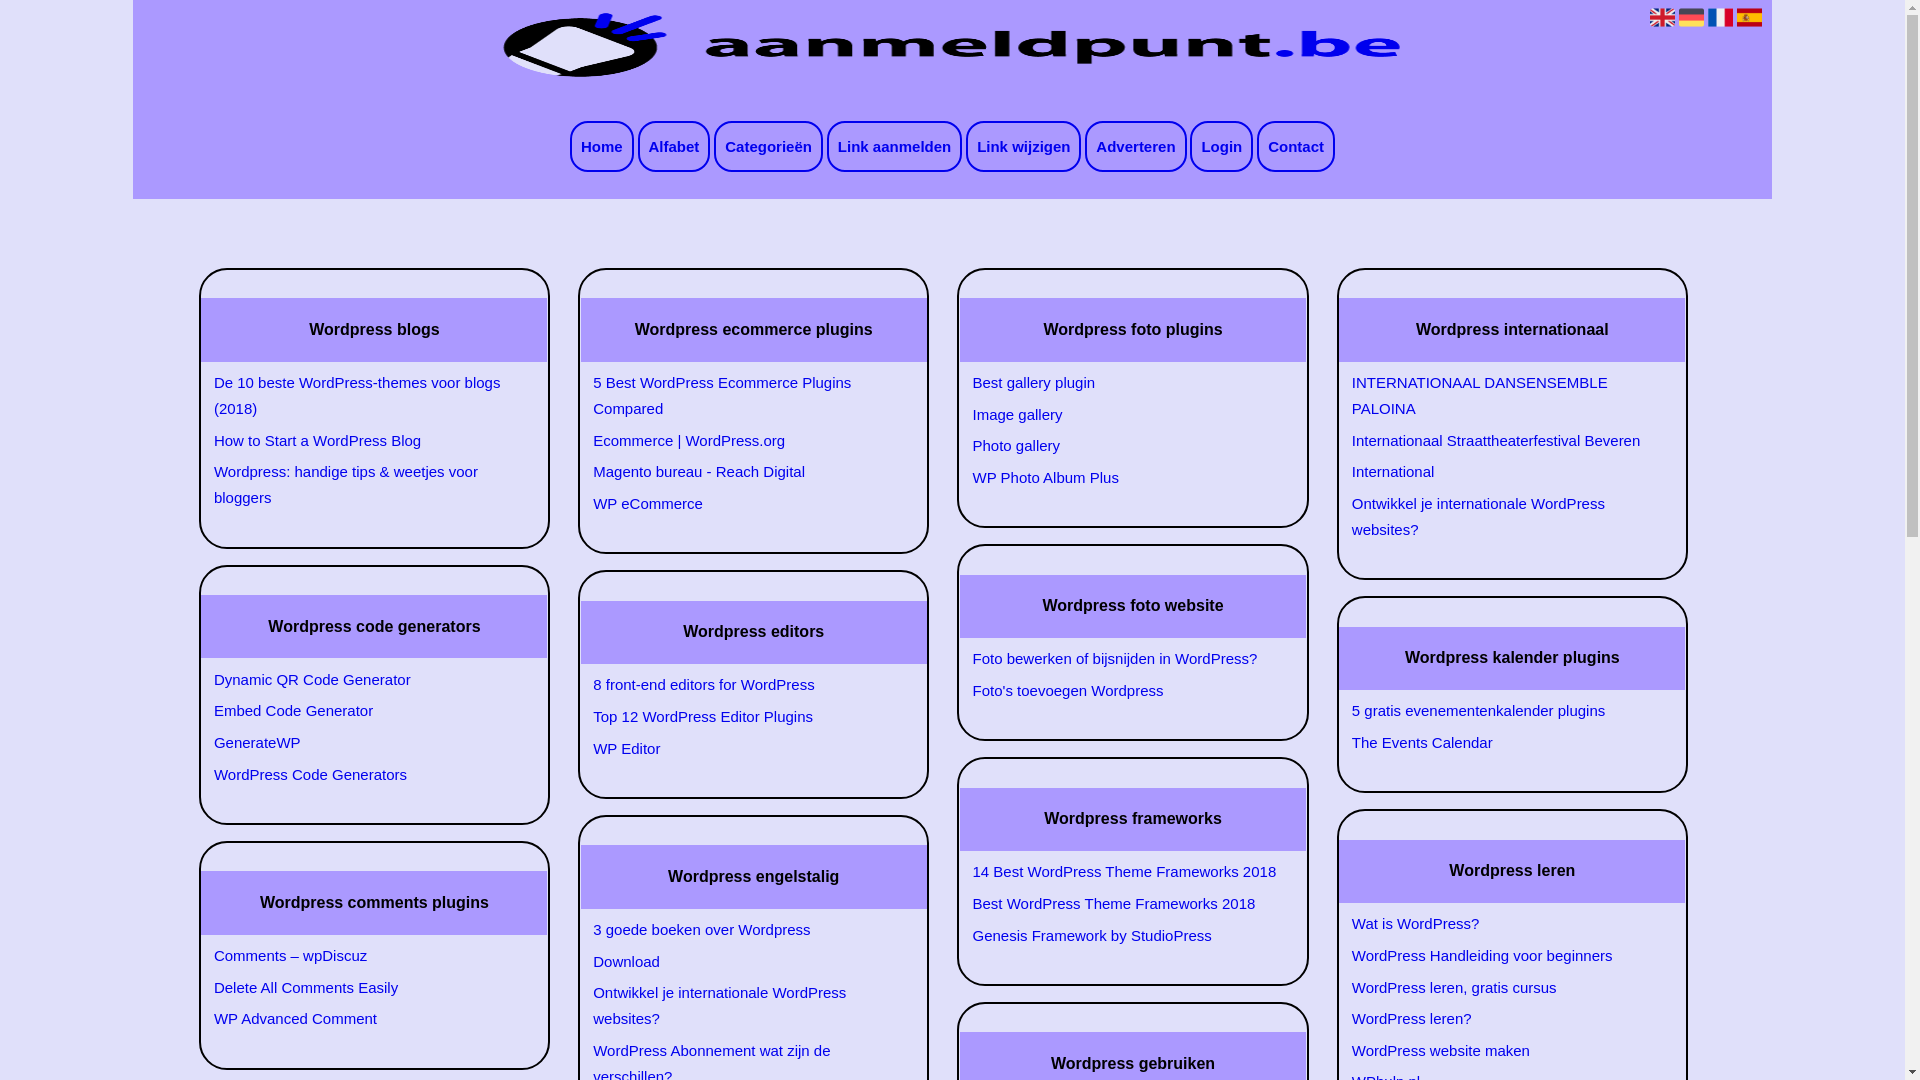  What do you see at coordinates (581, 503) in the screenshot?
I see `'WP eCommerce'` at bounding box center [581, 503].